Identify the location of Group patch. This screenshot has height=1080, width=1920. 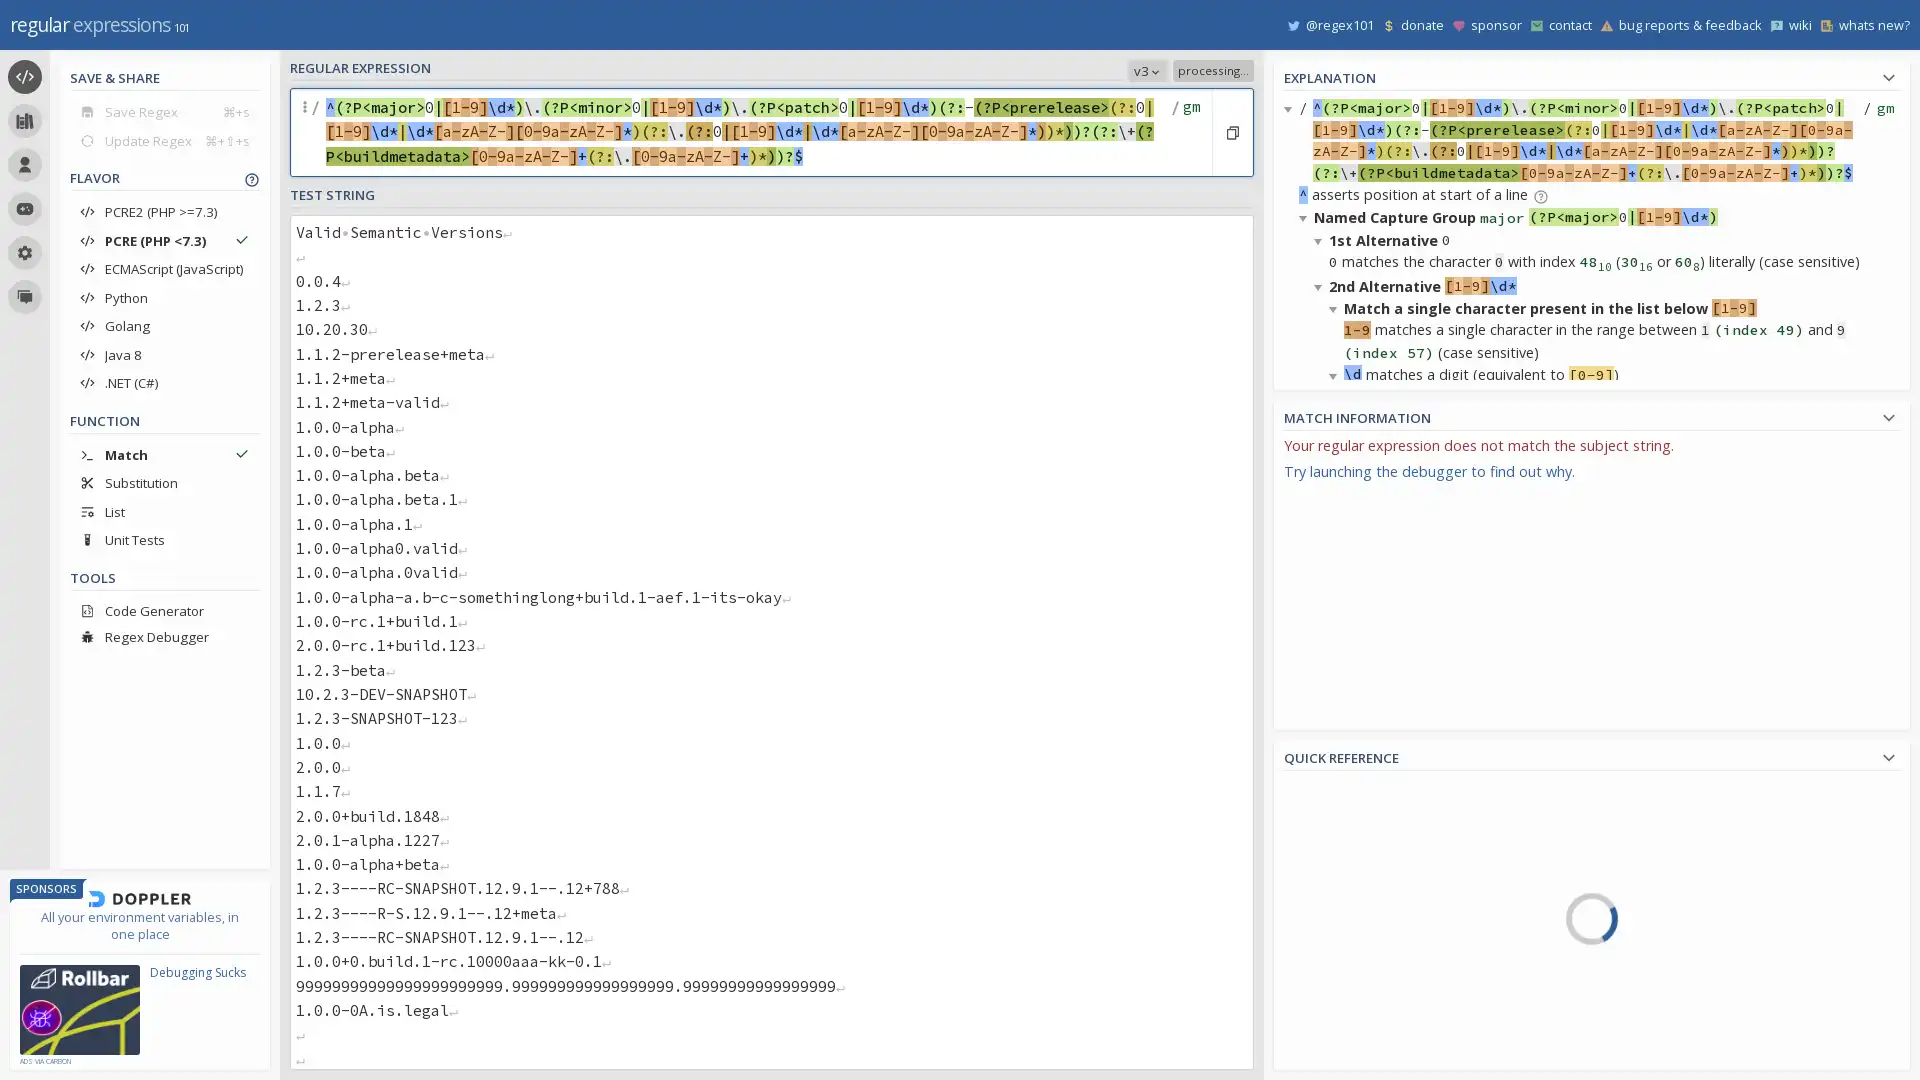
(1337, 733).